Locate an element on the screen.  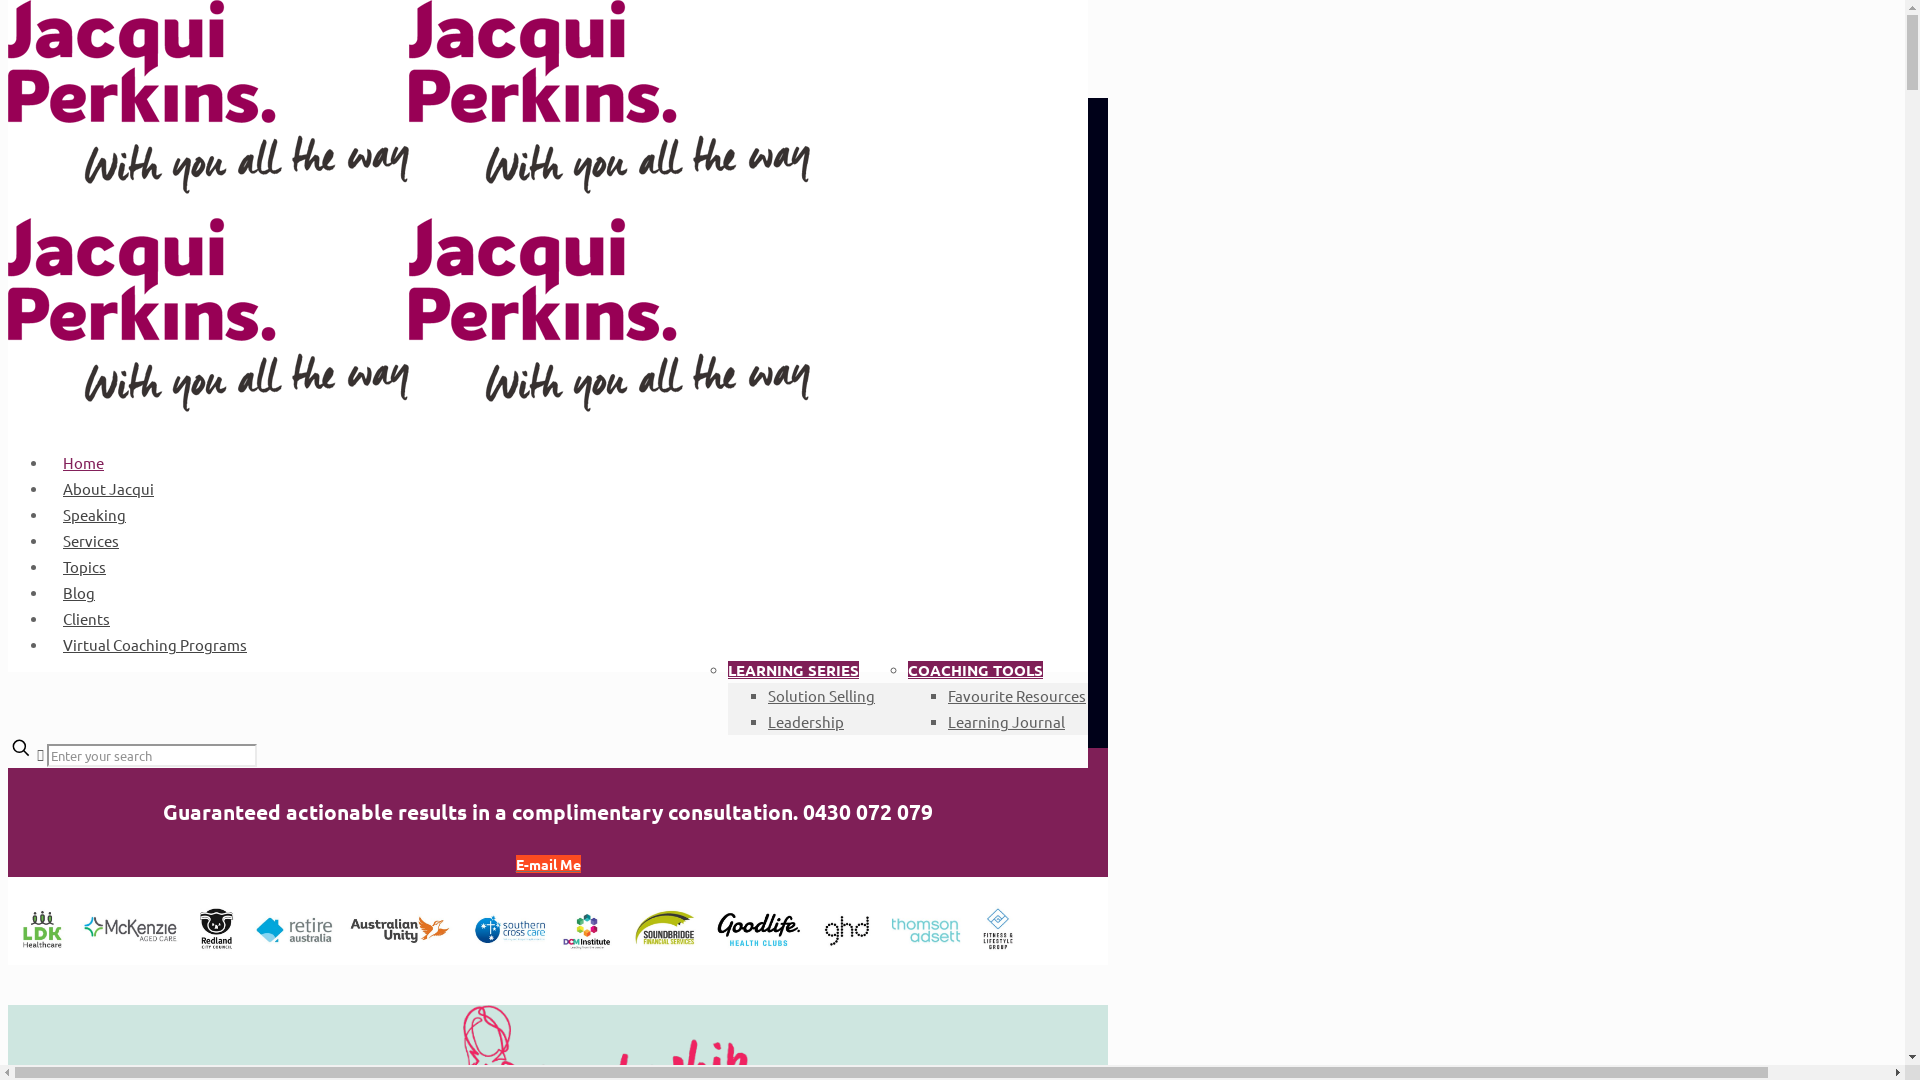
'Clients' is located at coordinates (85, 617).